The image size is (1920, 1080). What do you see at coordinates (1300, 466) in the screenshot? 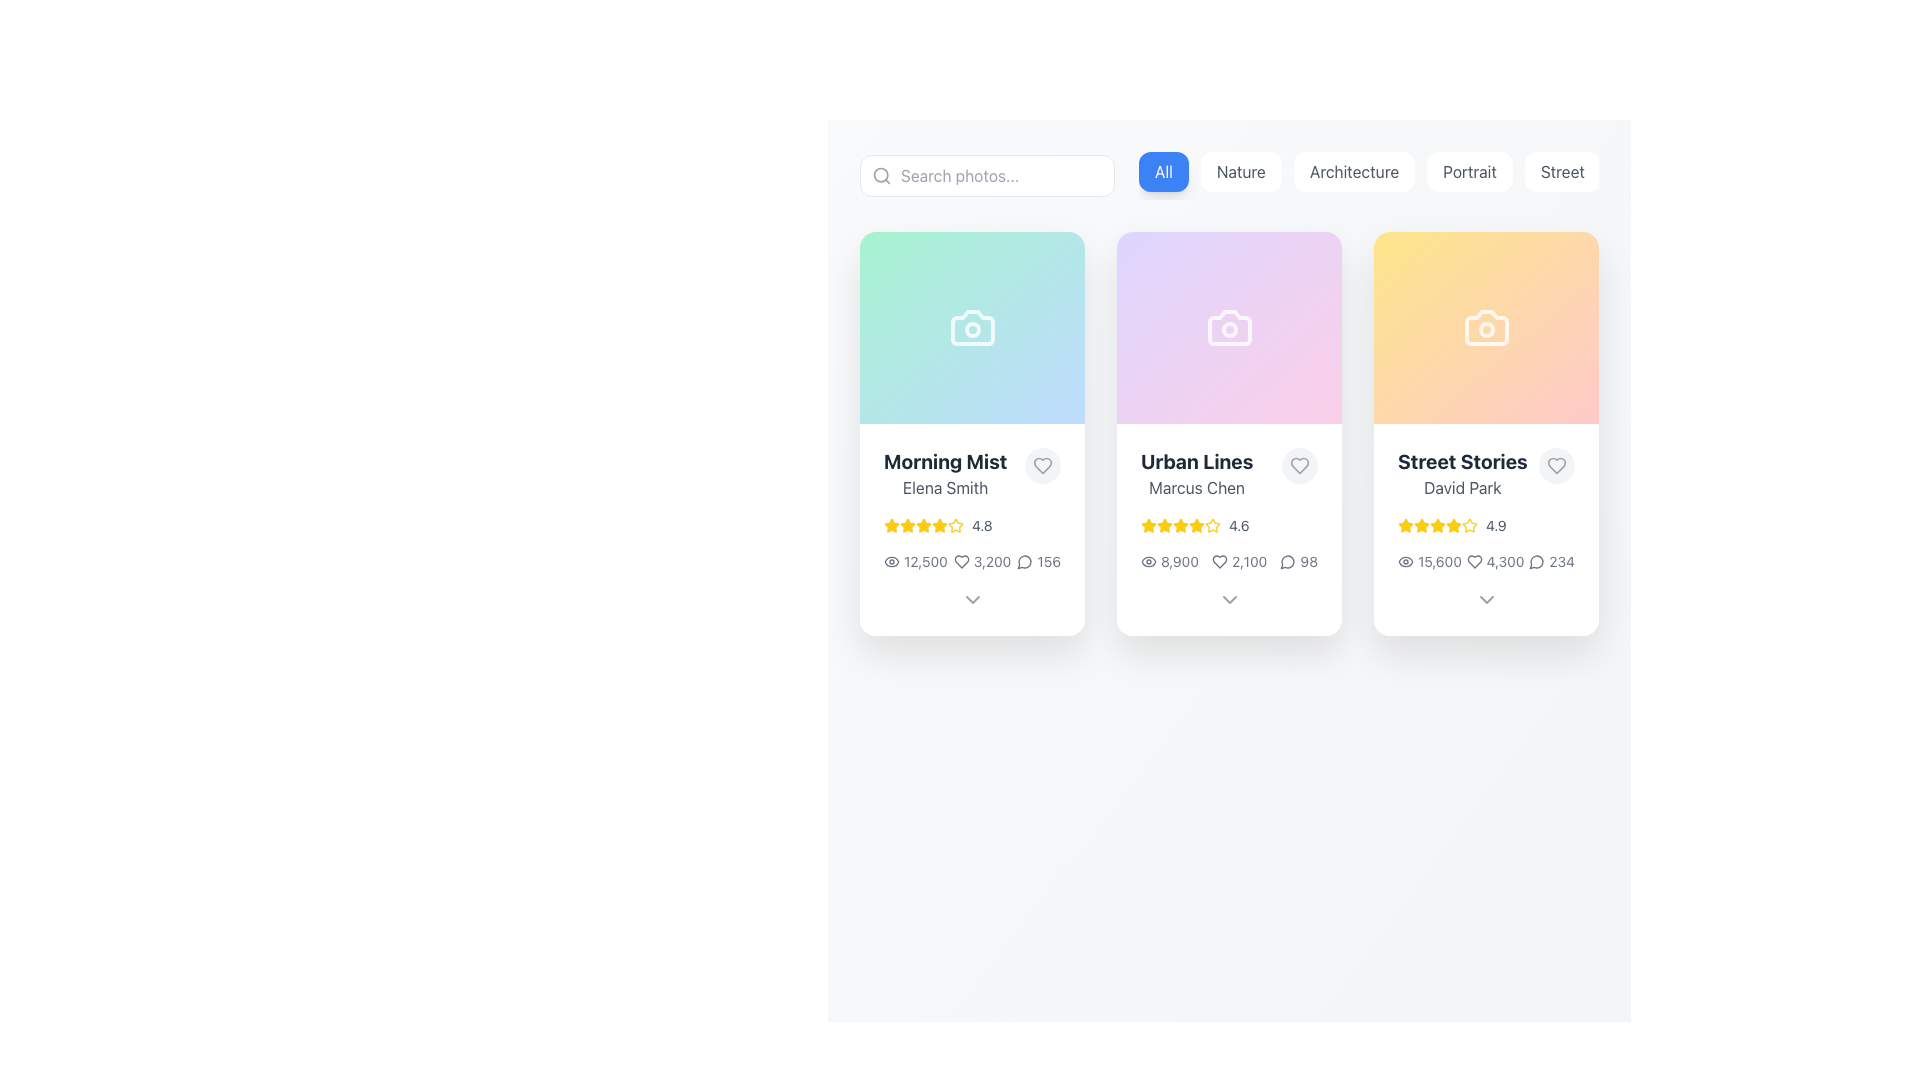
I see `the heart icon button located in the right-upper corner of the 'Urban Lines' card by 'Marcus Chen' to favorite the item` at bounding box center [1300, 466].